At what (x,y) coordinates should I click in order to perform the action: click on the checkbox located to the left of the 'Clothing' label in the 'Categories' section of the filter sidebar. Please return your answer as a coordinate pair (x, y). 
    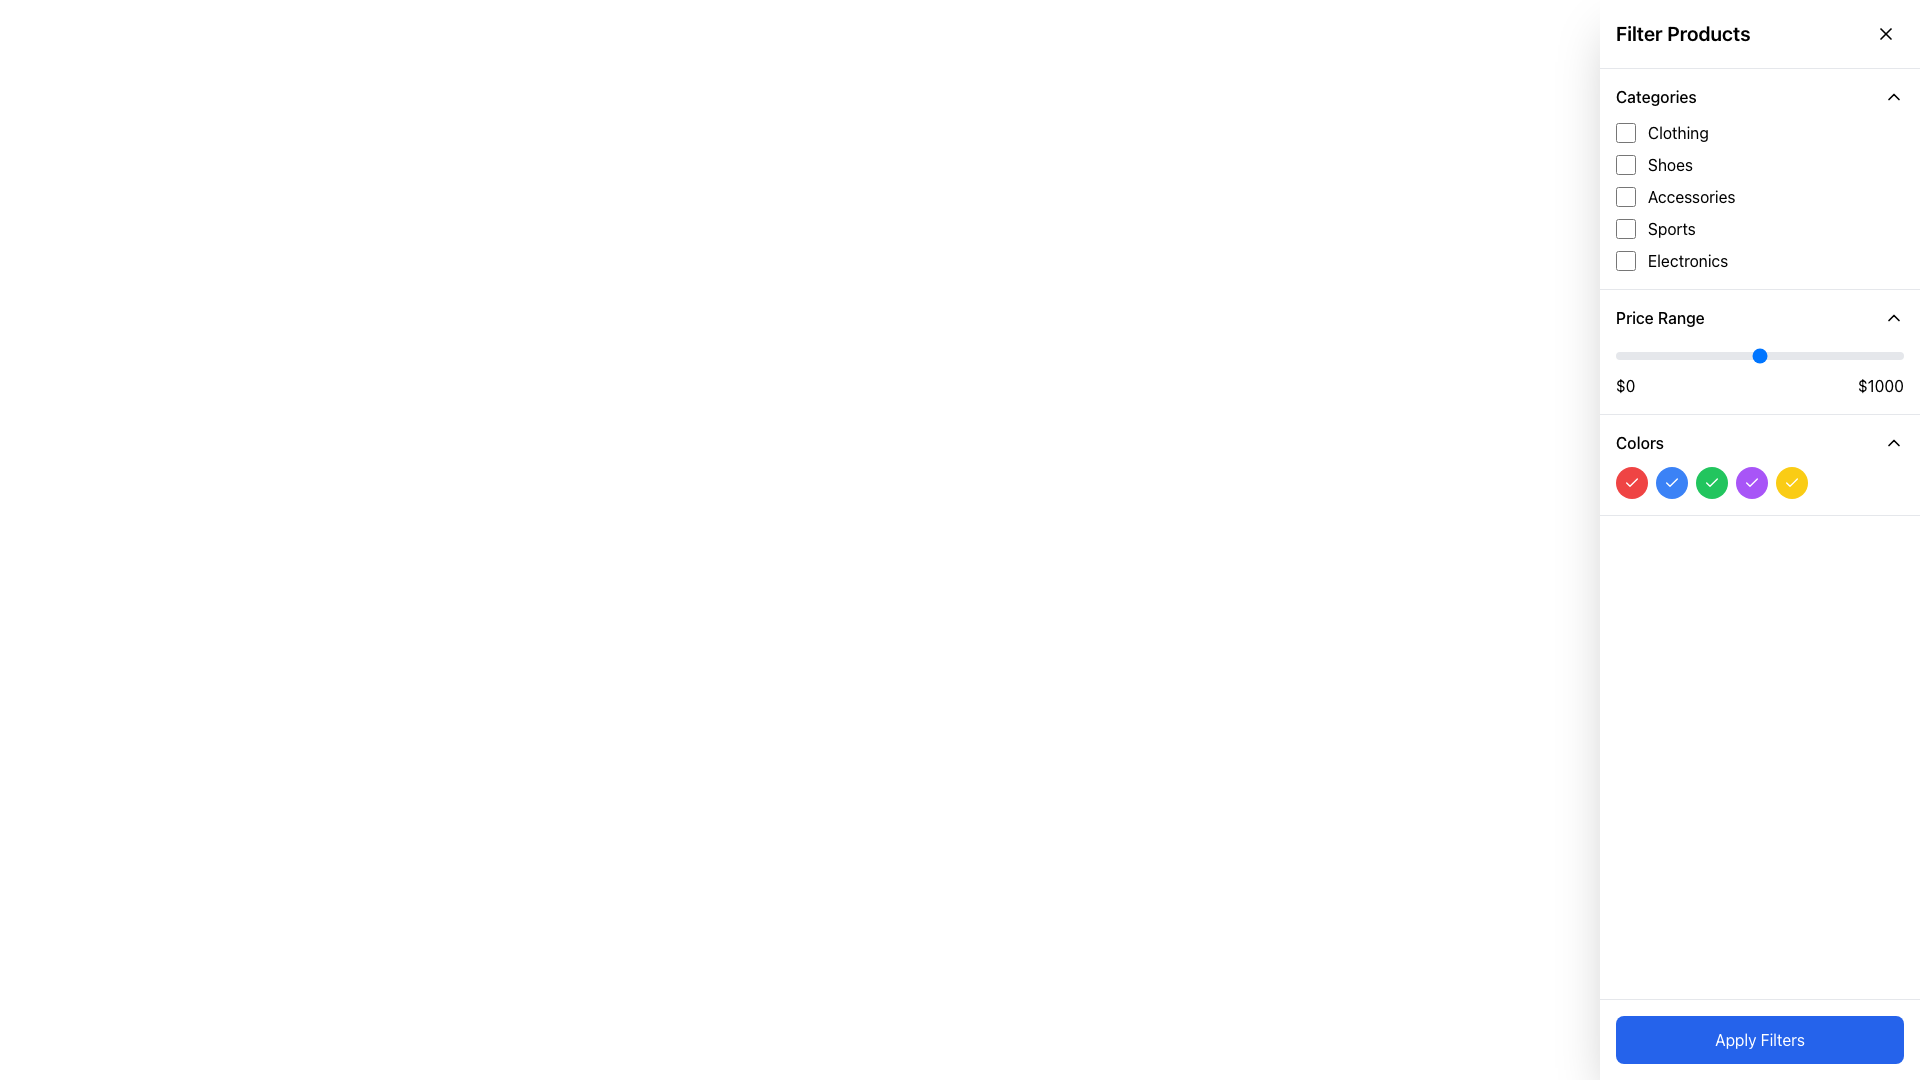
    Looking at the image, I should click on (1626, 132).